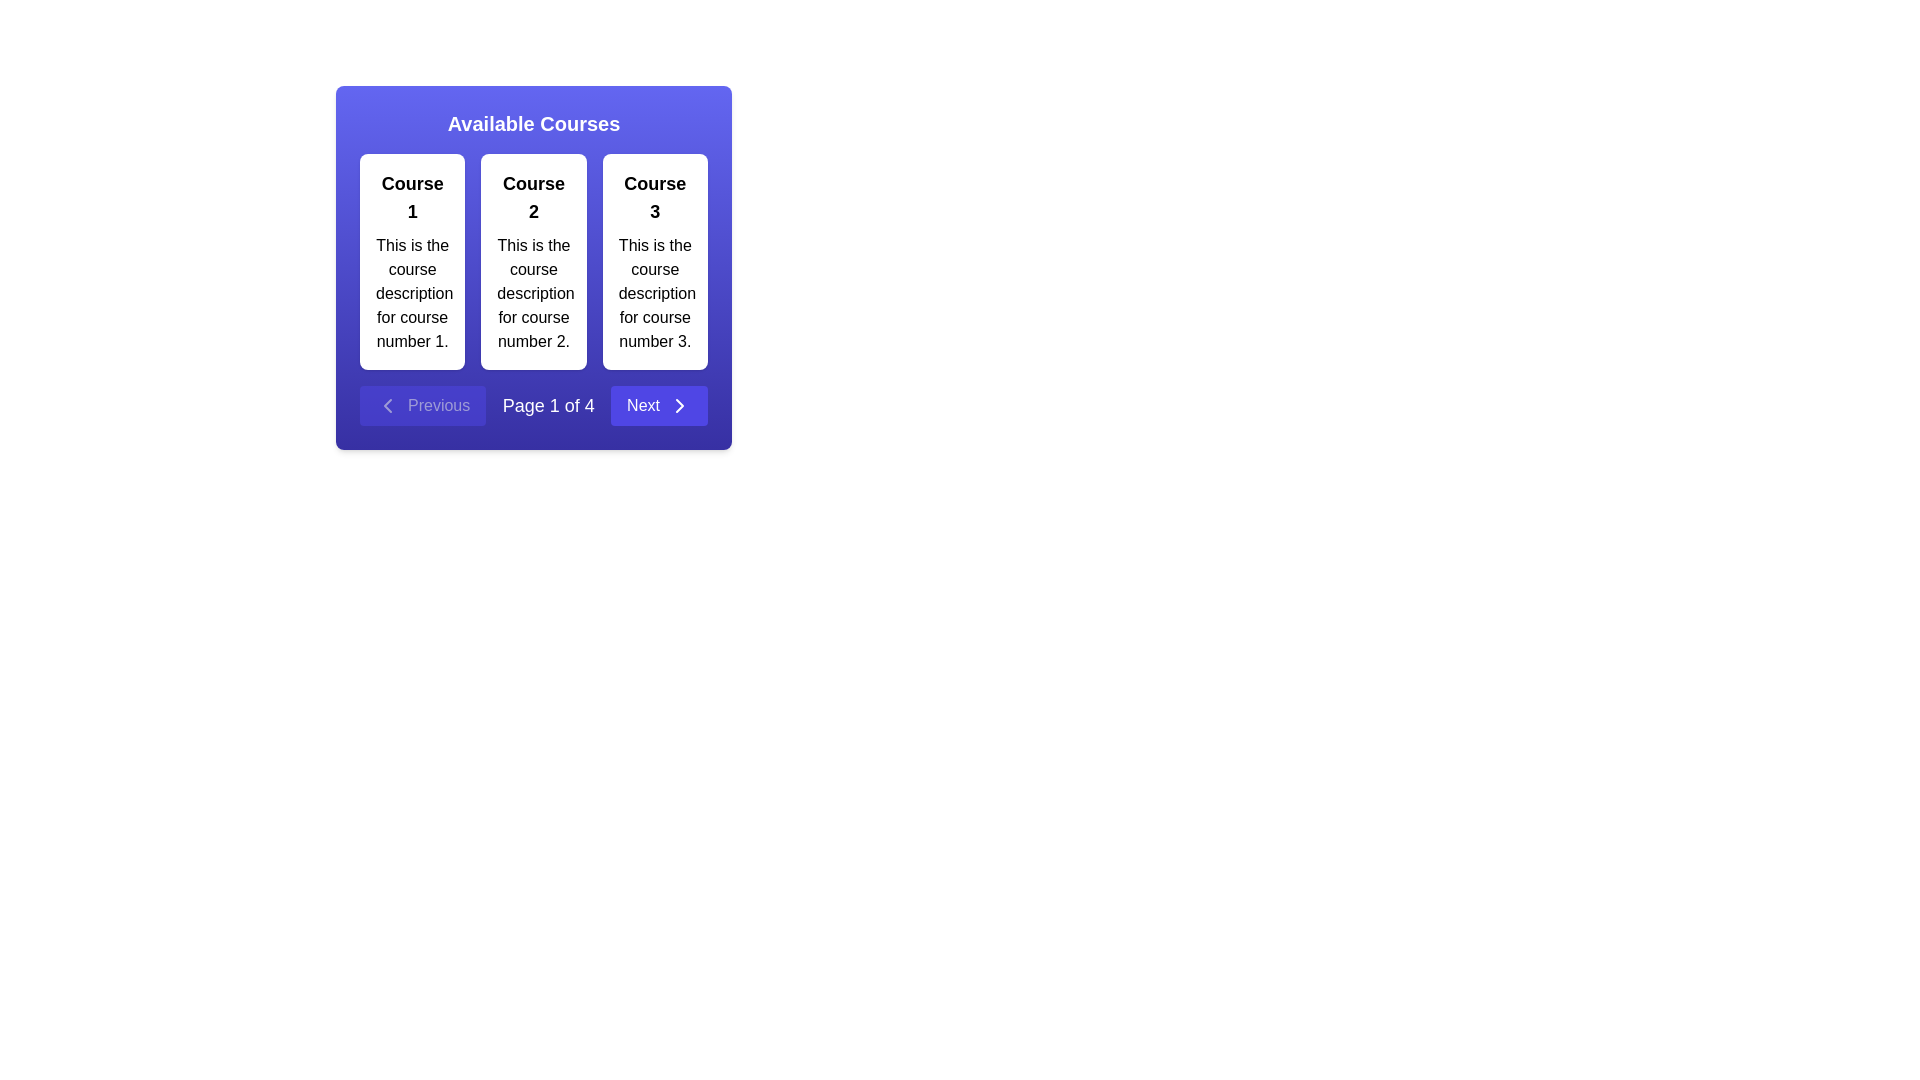  I want to click on the status indicator label located in the navigation bar at the bottom of the main card, which displays the current page and total number of pages, so click(548, 405).